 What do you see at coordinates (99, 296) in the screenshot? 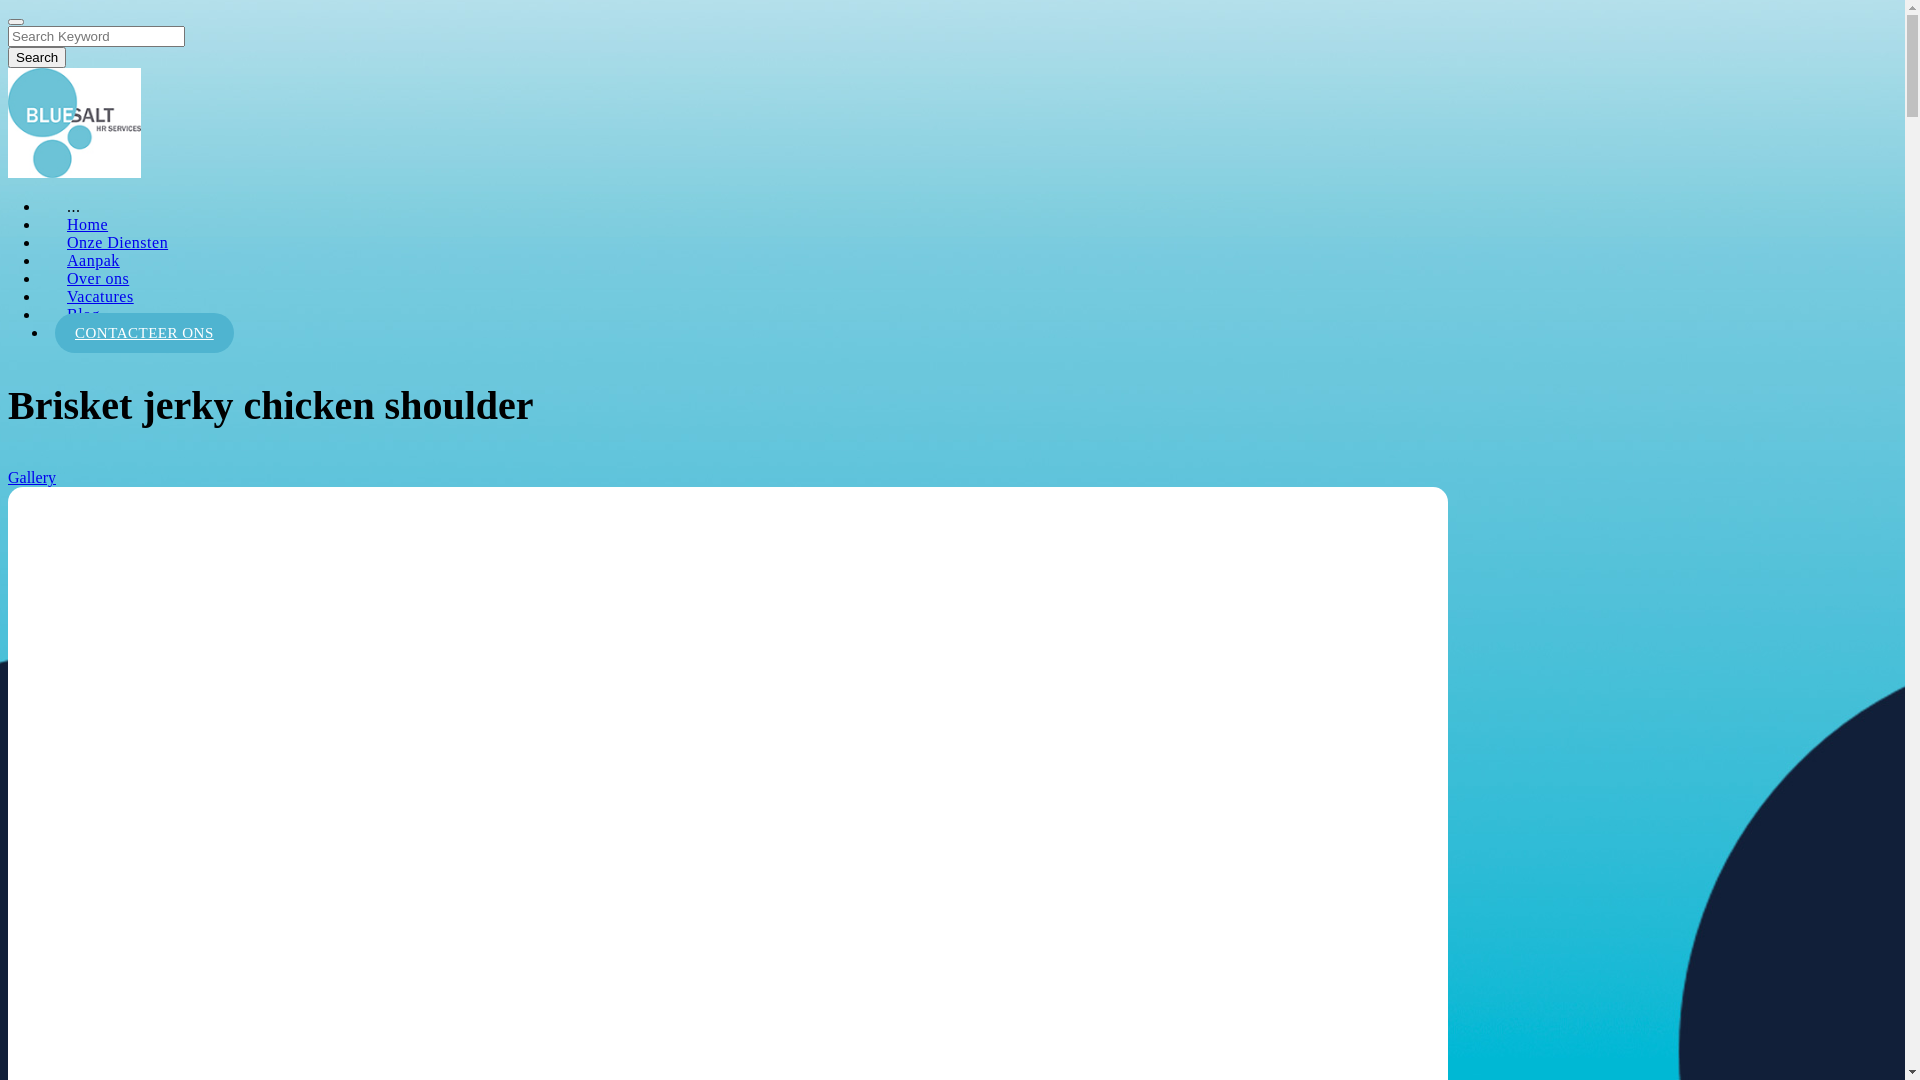
I see `'Vacatures'` at bounding box center [99, 296].